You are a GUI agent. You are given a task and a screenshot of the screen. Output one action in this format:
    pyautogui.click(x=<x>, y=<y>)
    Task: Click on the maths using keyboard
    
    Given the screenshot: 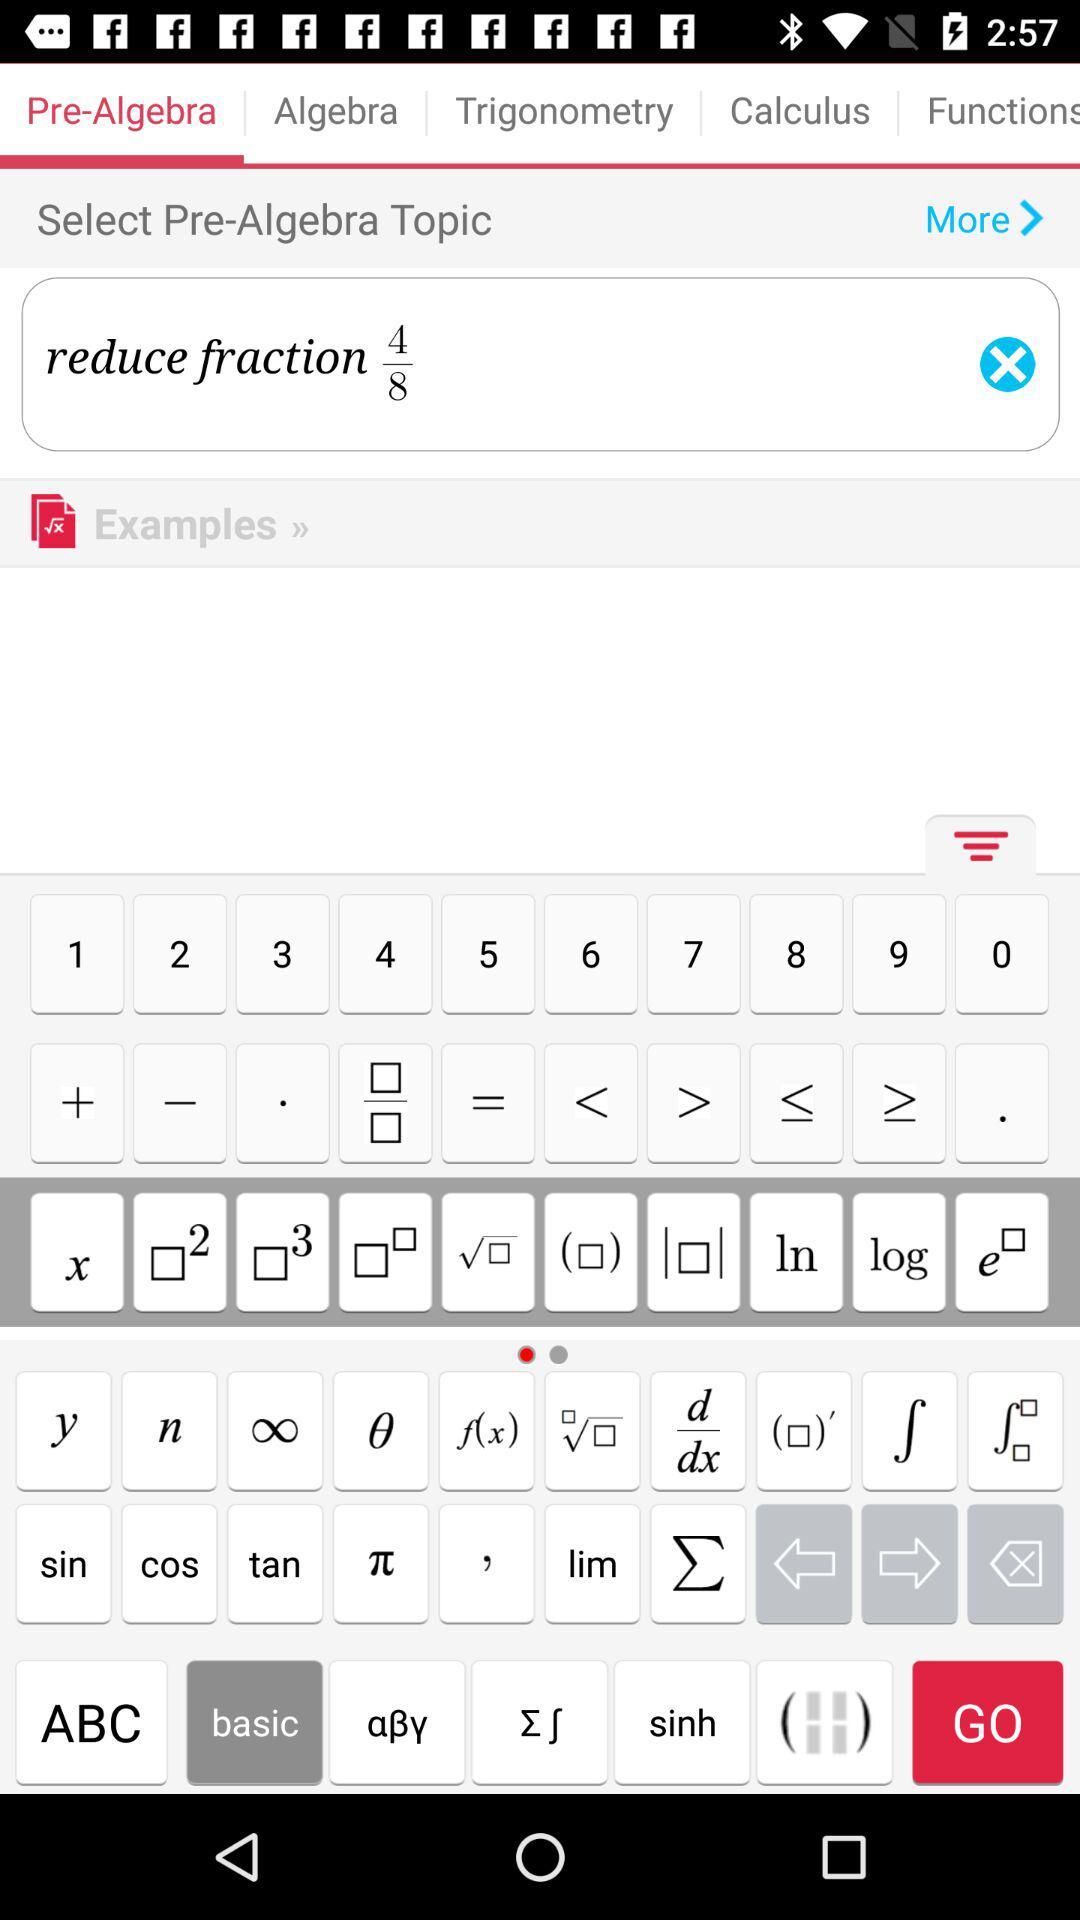 What is the action you would take?
    pyautogui.click(x=486, y=1429)
    